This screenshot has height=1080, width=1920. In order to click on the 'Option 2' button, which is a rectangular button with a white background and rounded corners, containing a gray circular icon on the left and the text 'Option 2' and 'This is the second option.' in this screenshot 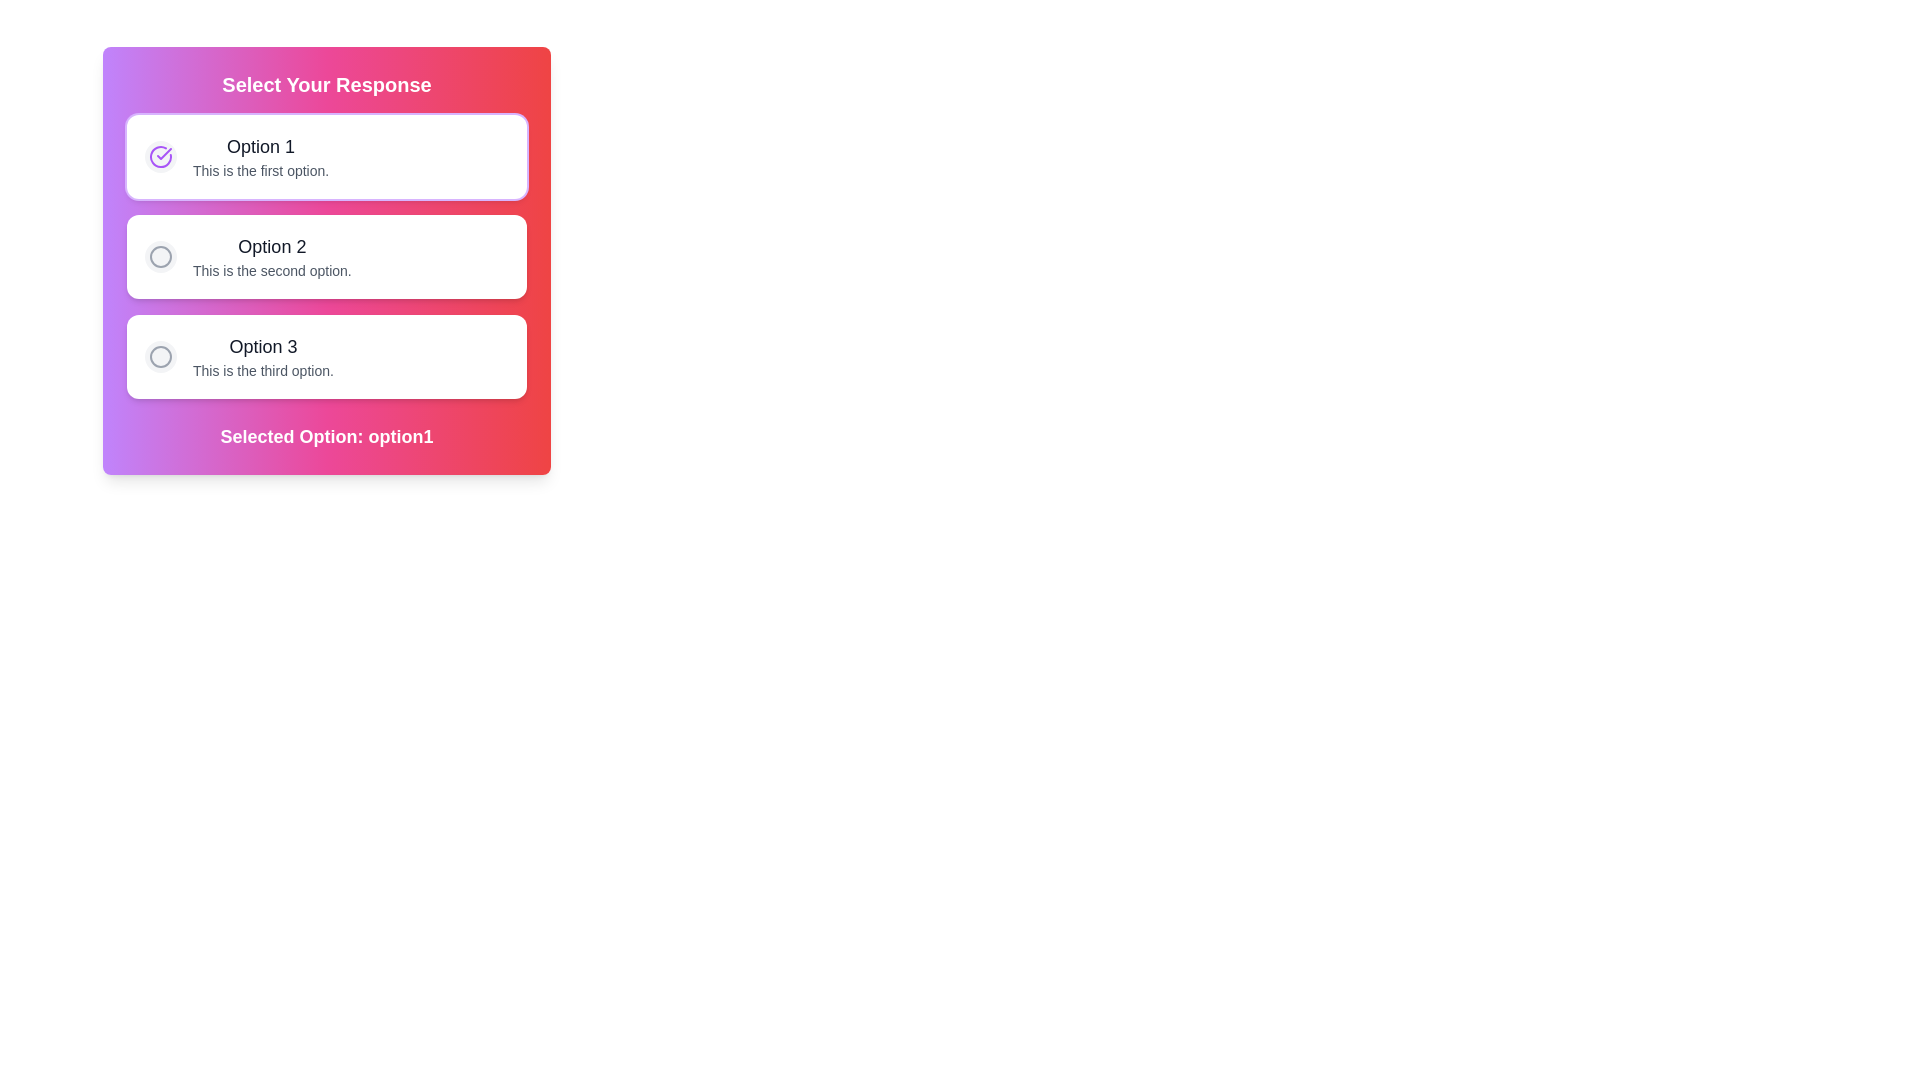, I will do `click(326, 256)`.